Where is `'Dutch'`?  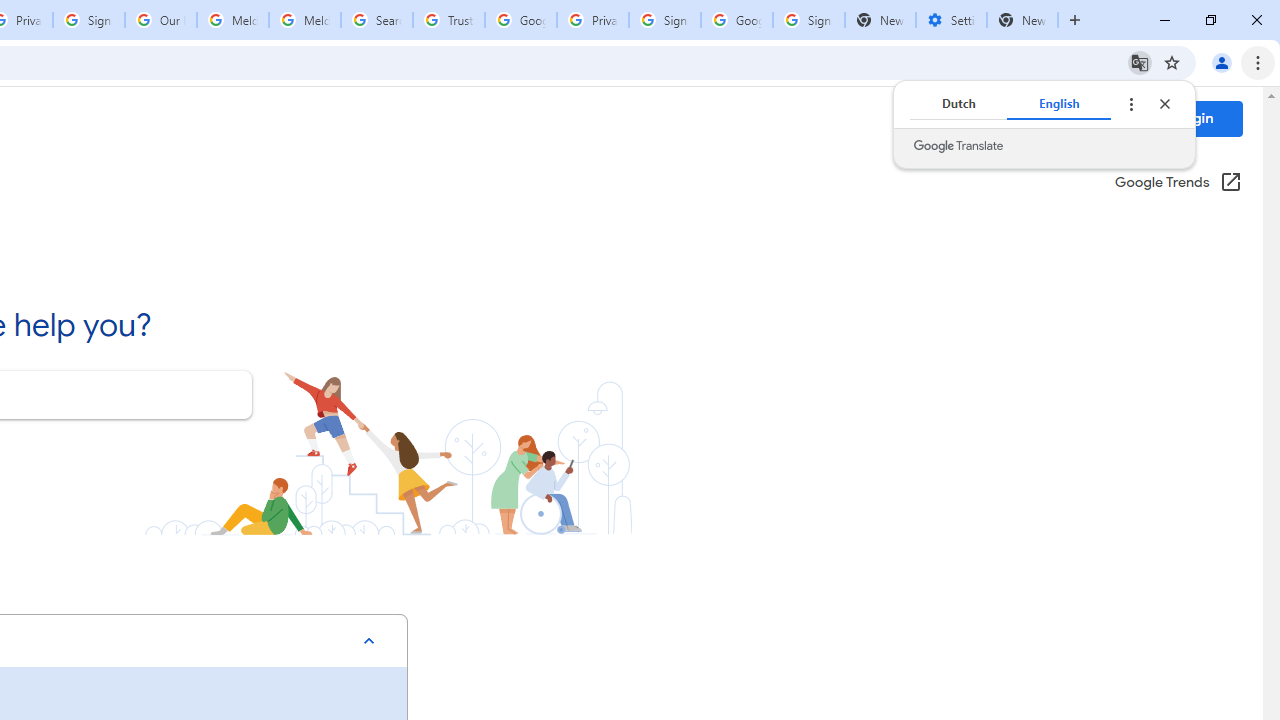
'Dutch' is located at coordinates (957, 104).